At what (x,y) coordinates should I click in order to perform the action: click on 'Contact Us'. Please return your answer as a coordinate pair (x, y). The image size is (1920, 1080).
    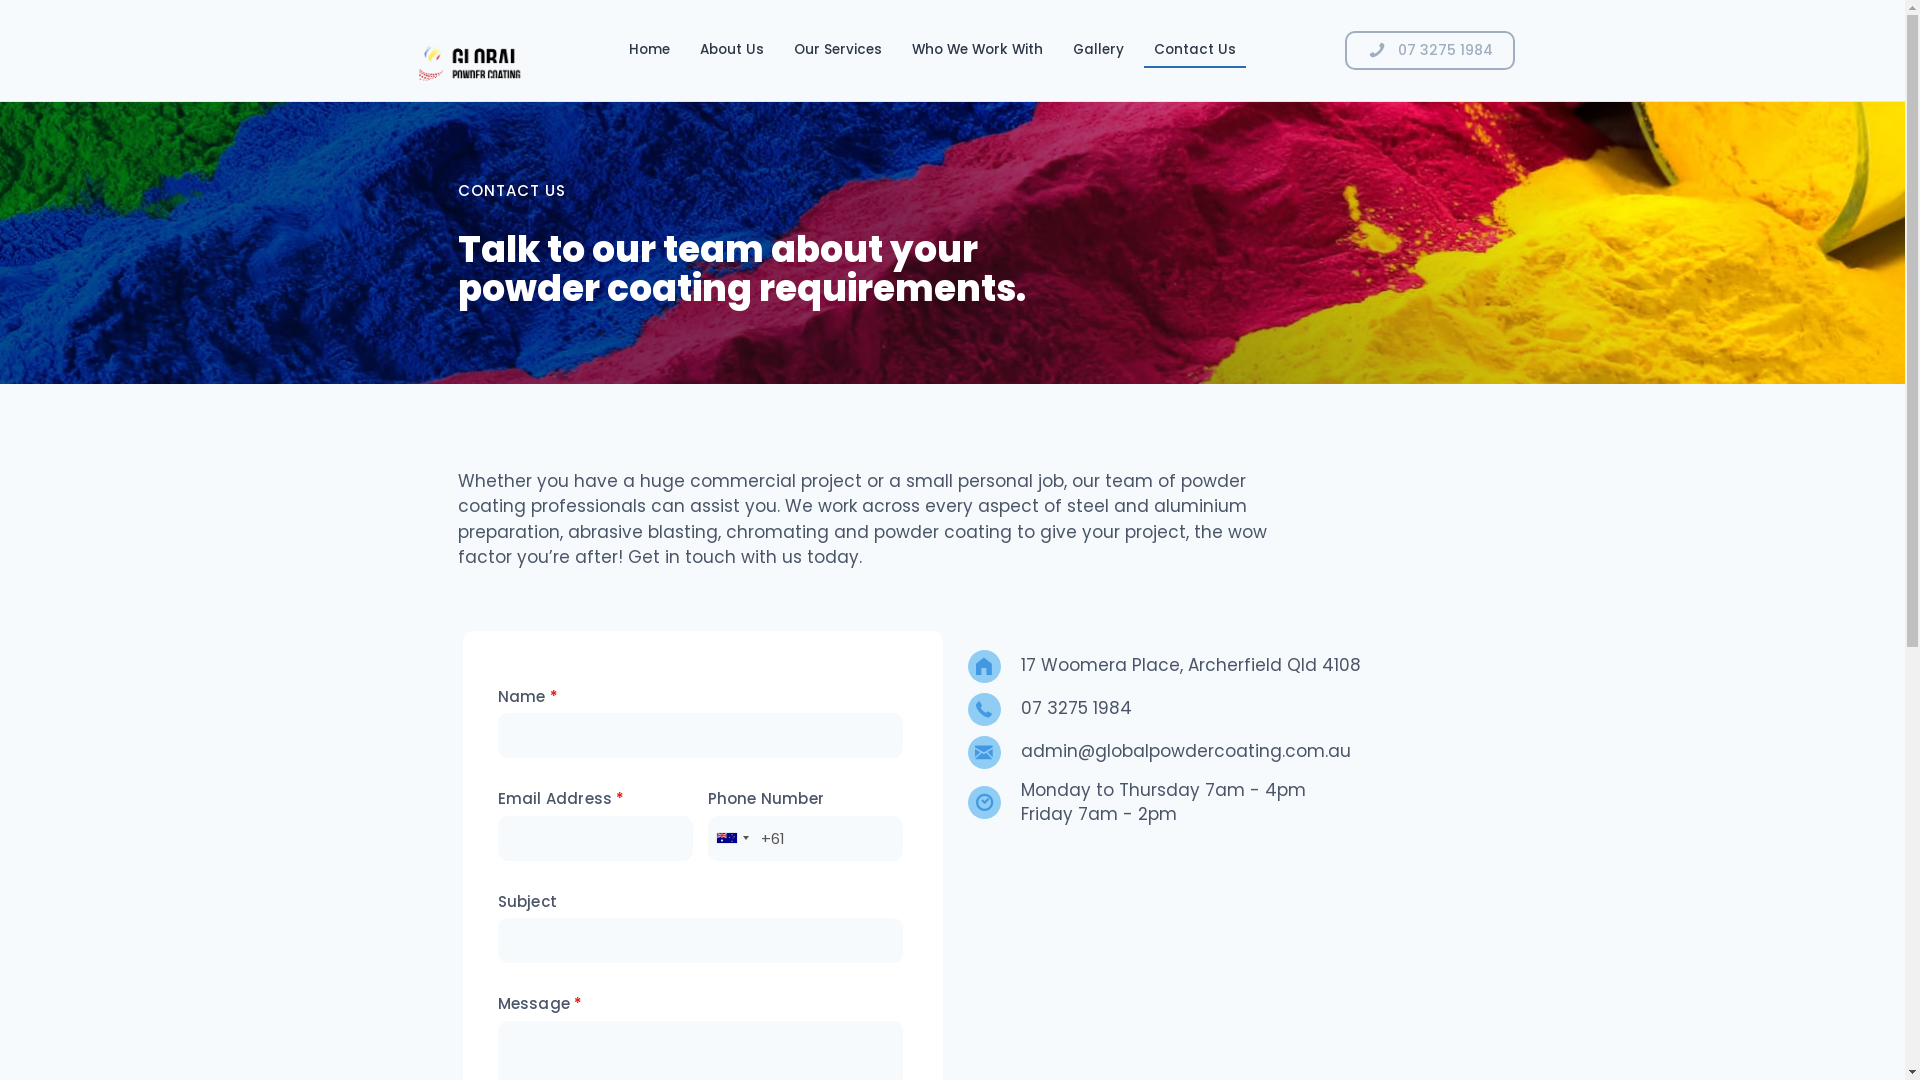
    Looking at the image, I should click on (1195, 49).